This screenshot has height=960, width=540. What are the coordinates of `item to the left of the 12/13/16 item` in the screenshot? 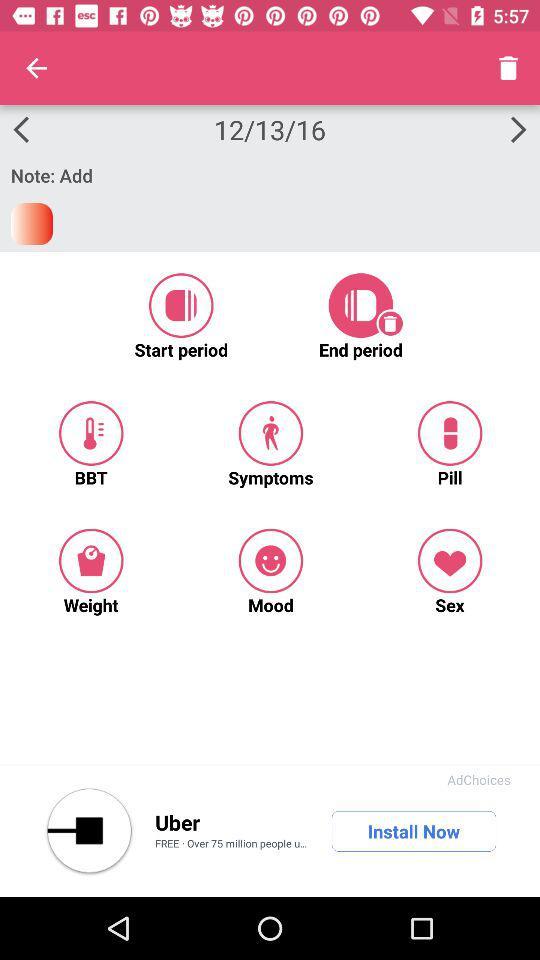 It's located at (36, 68).